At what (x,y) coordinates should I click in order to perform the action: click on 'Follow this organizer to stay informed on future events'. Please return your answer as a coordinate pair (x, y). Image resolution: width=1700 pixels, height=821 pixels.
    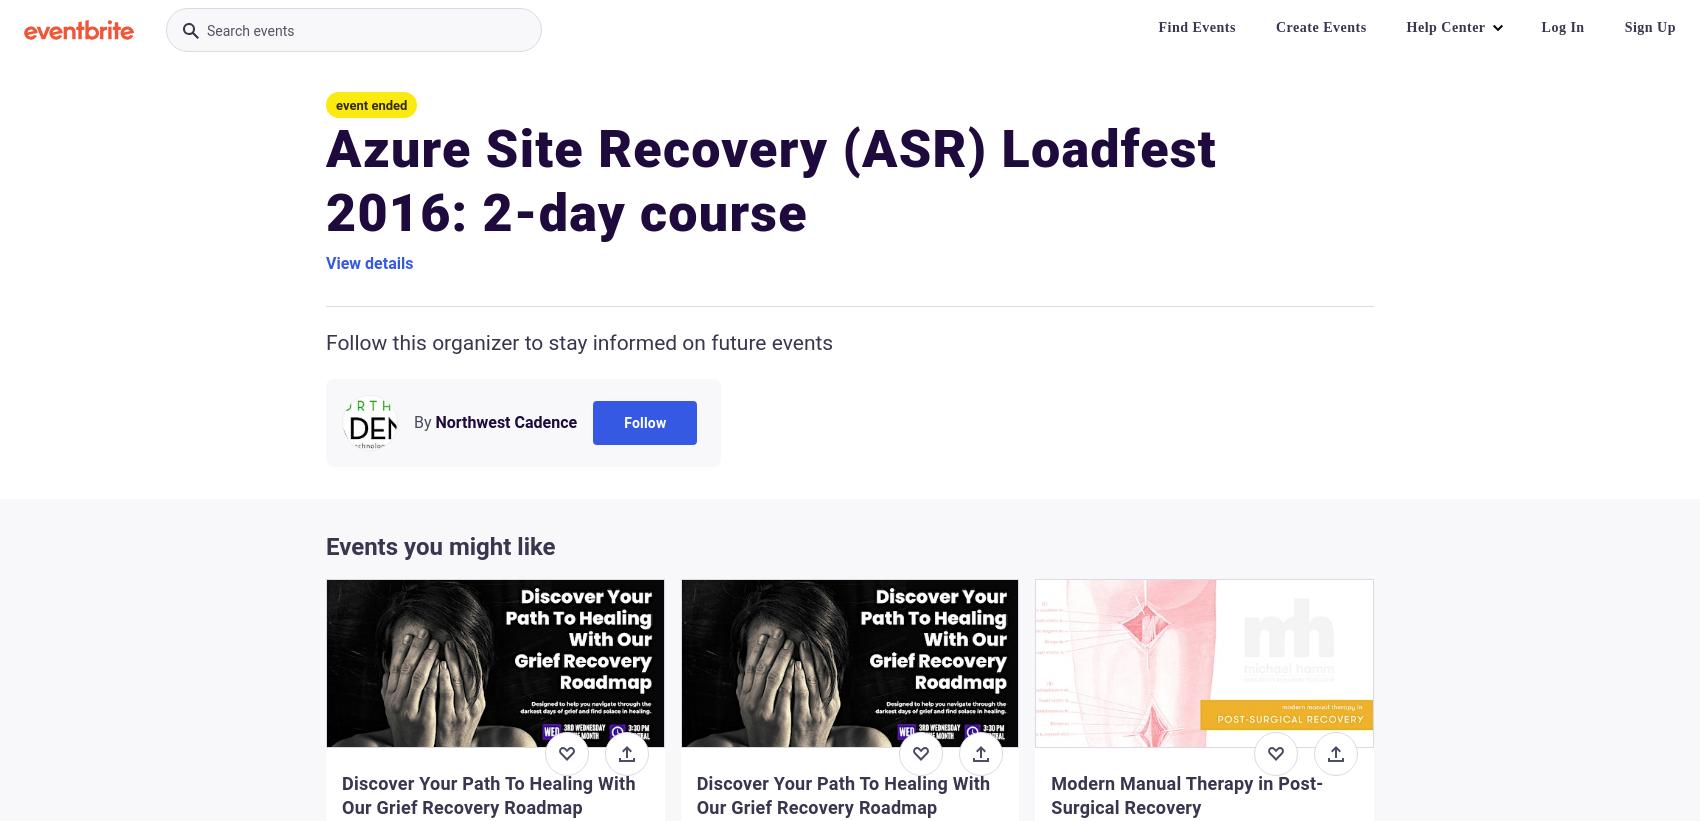
    Looking at the image, I should click on (325, 343).